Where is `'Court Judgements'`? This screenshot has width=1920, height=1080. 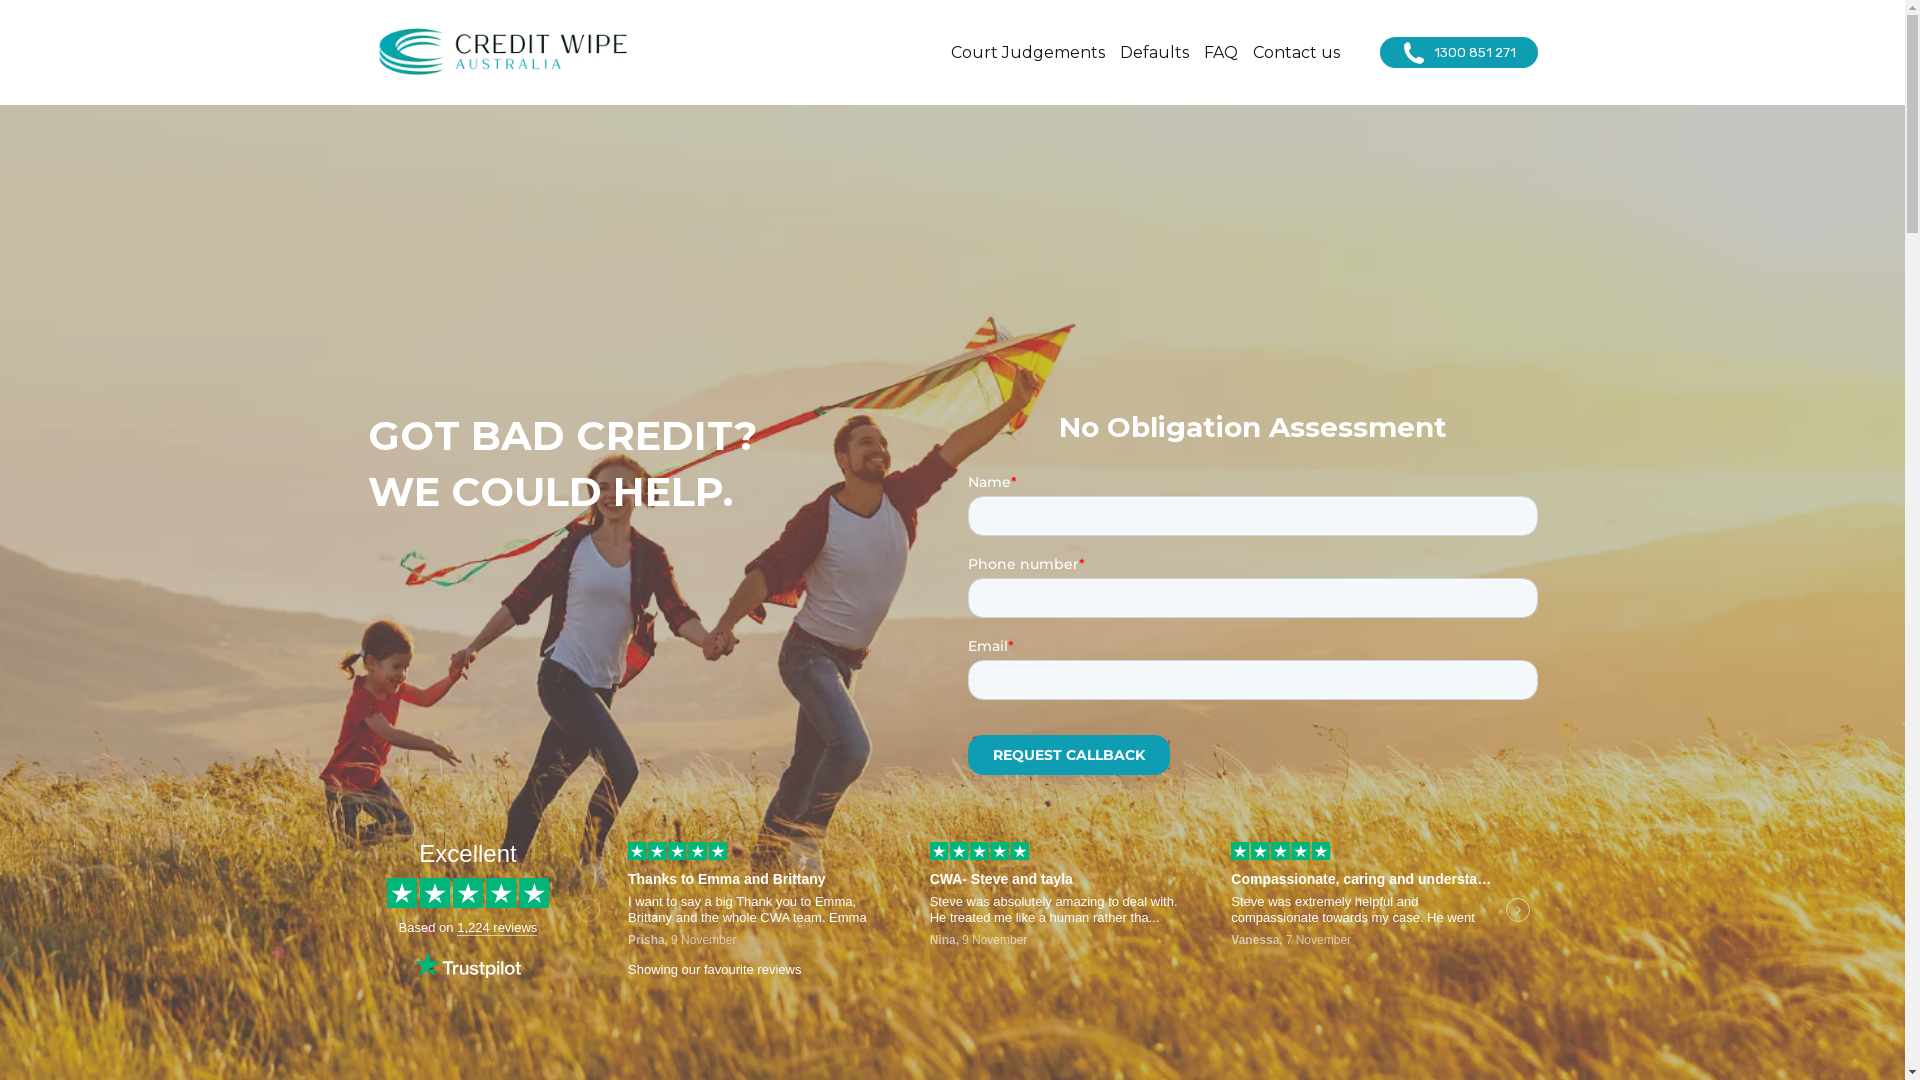
'Court Judgements' is located at coordinates (1027, 51).